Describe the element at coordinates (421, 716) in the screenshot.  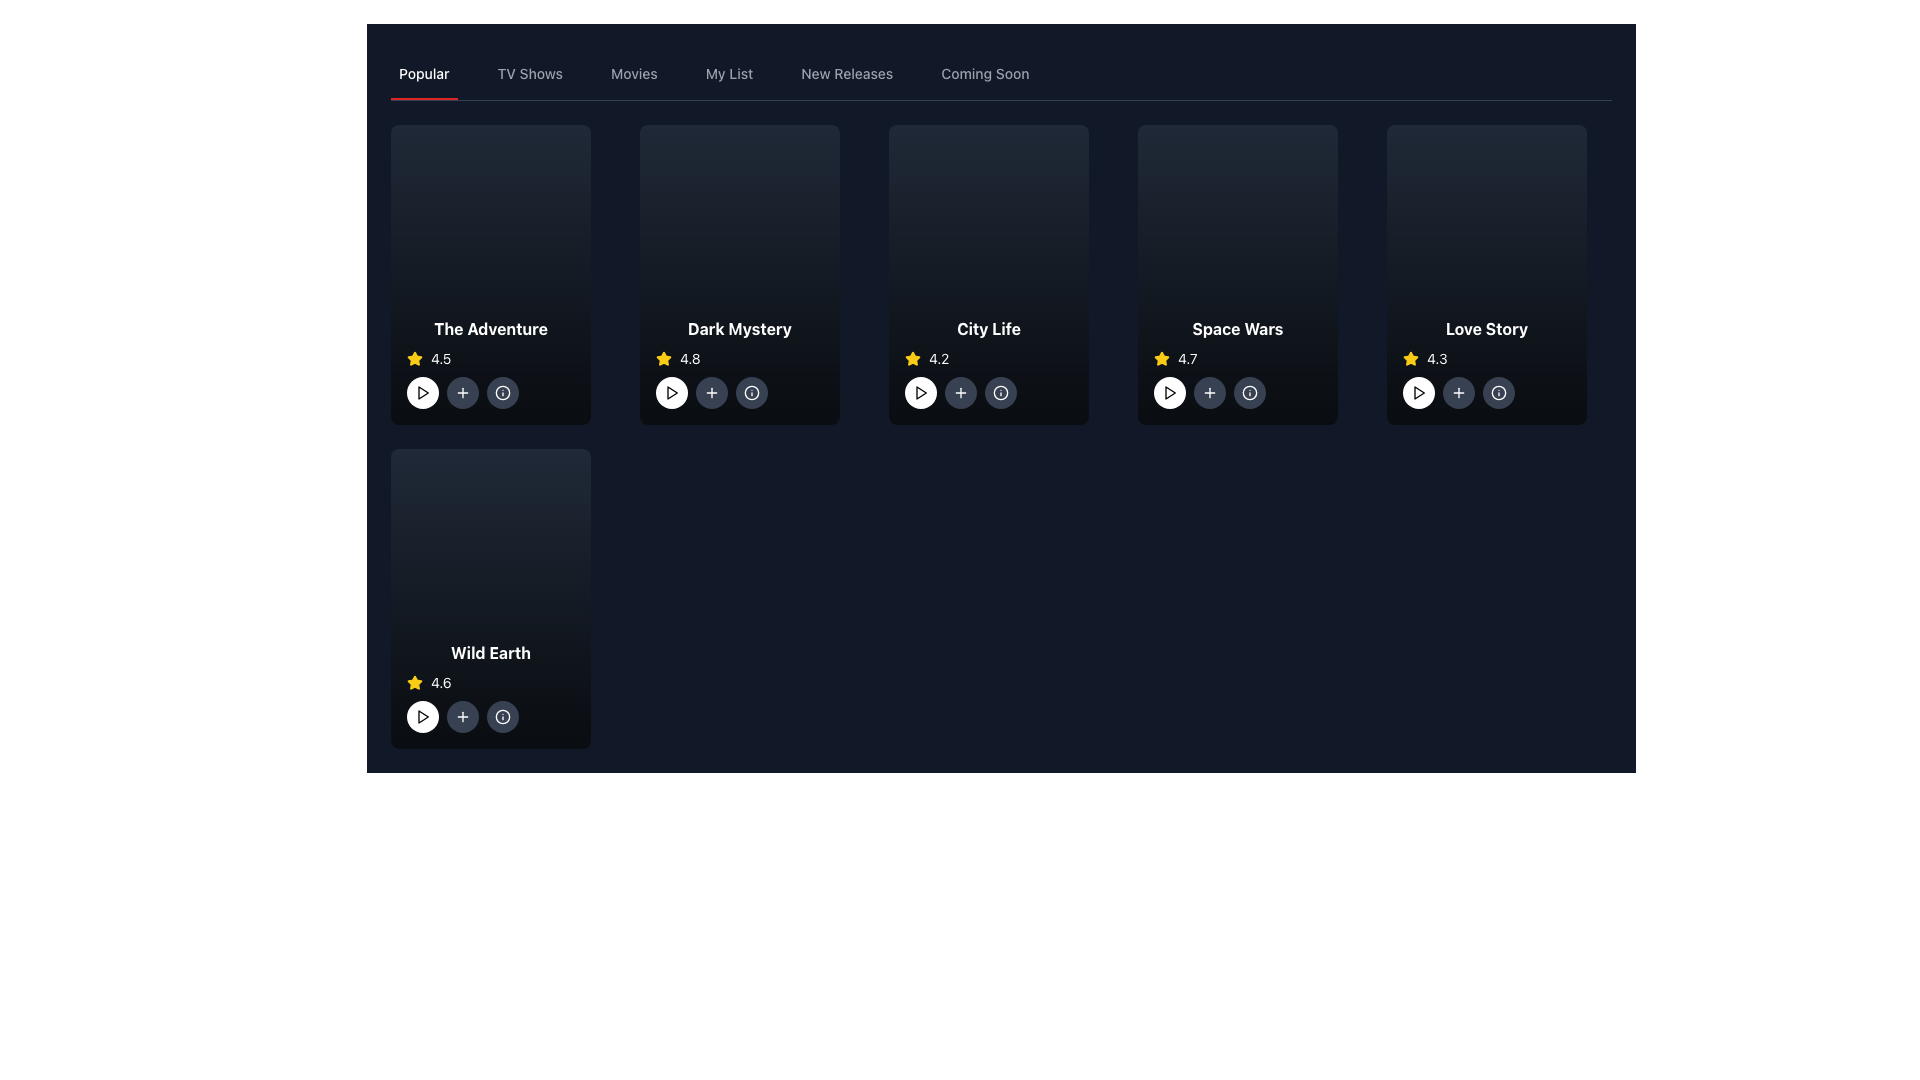
I see `the circular play button with a white background and black play icon located at the lower left of the 'Wild Earth' card` at that location.